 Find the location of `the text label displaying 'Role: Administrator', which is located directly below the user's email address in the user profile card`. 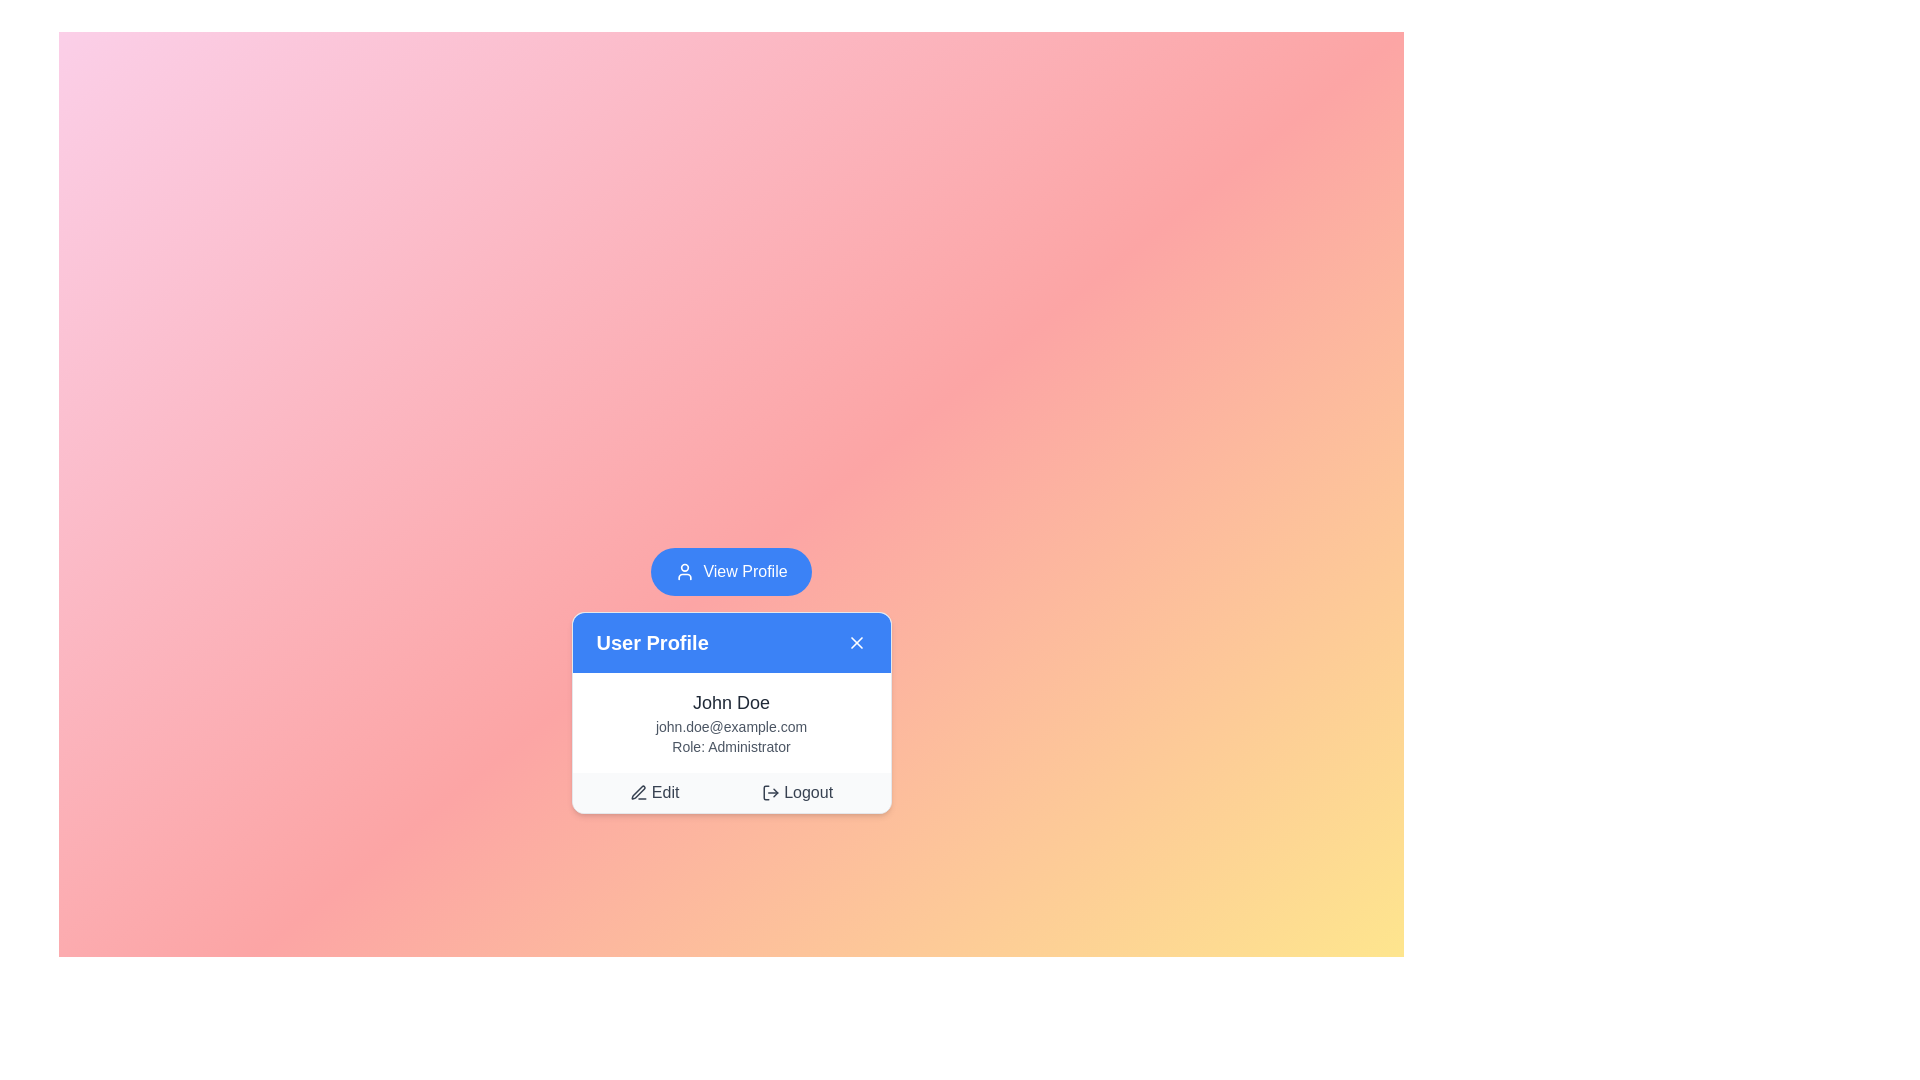

the text label displaying 'Role: Administrator', which is located directly below the user's email address in the user profile card is located at coordinates (730, 747).